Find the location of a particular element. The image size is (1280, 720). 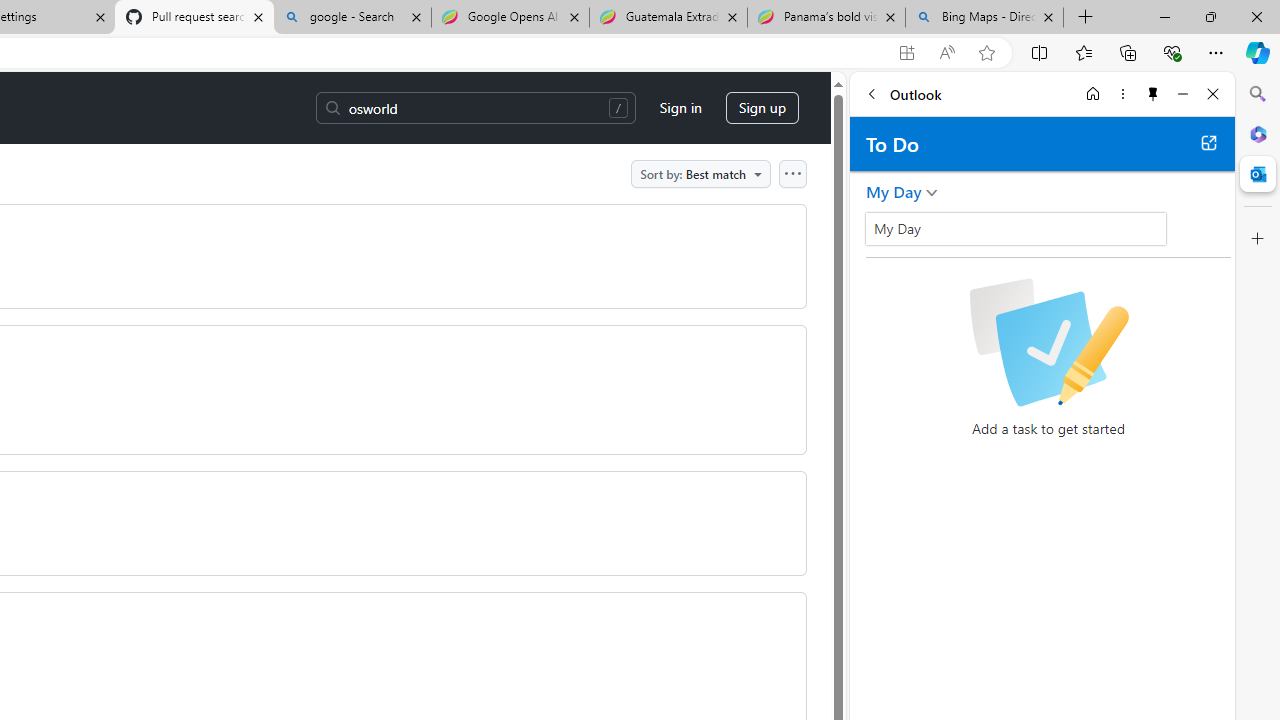

'Class: wL_Ii70haOUOvHnsRwbD' is located at coordinates (1016, 227).